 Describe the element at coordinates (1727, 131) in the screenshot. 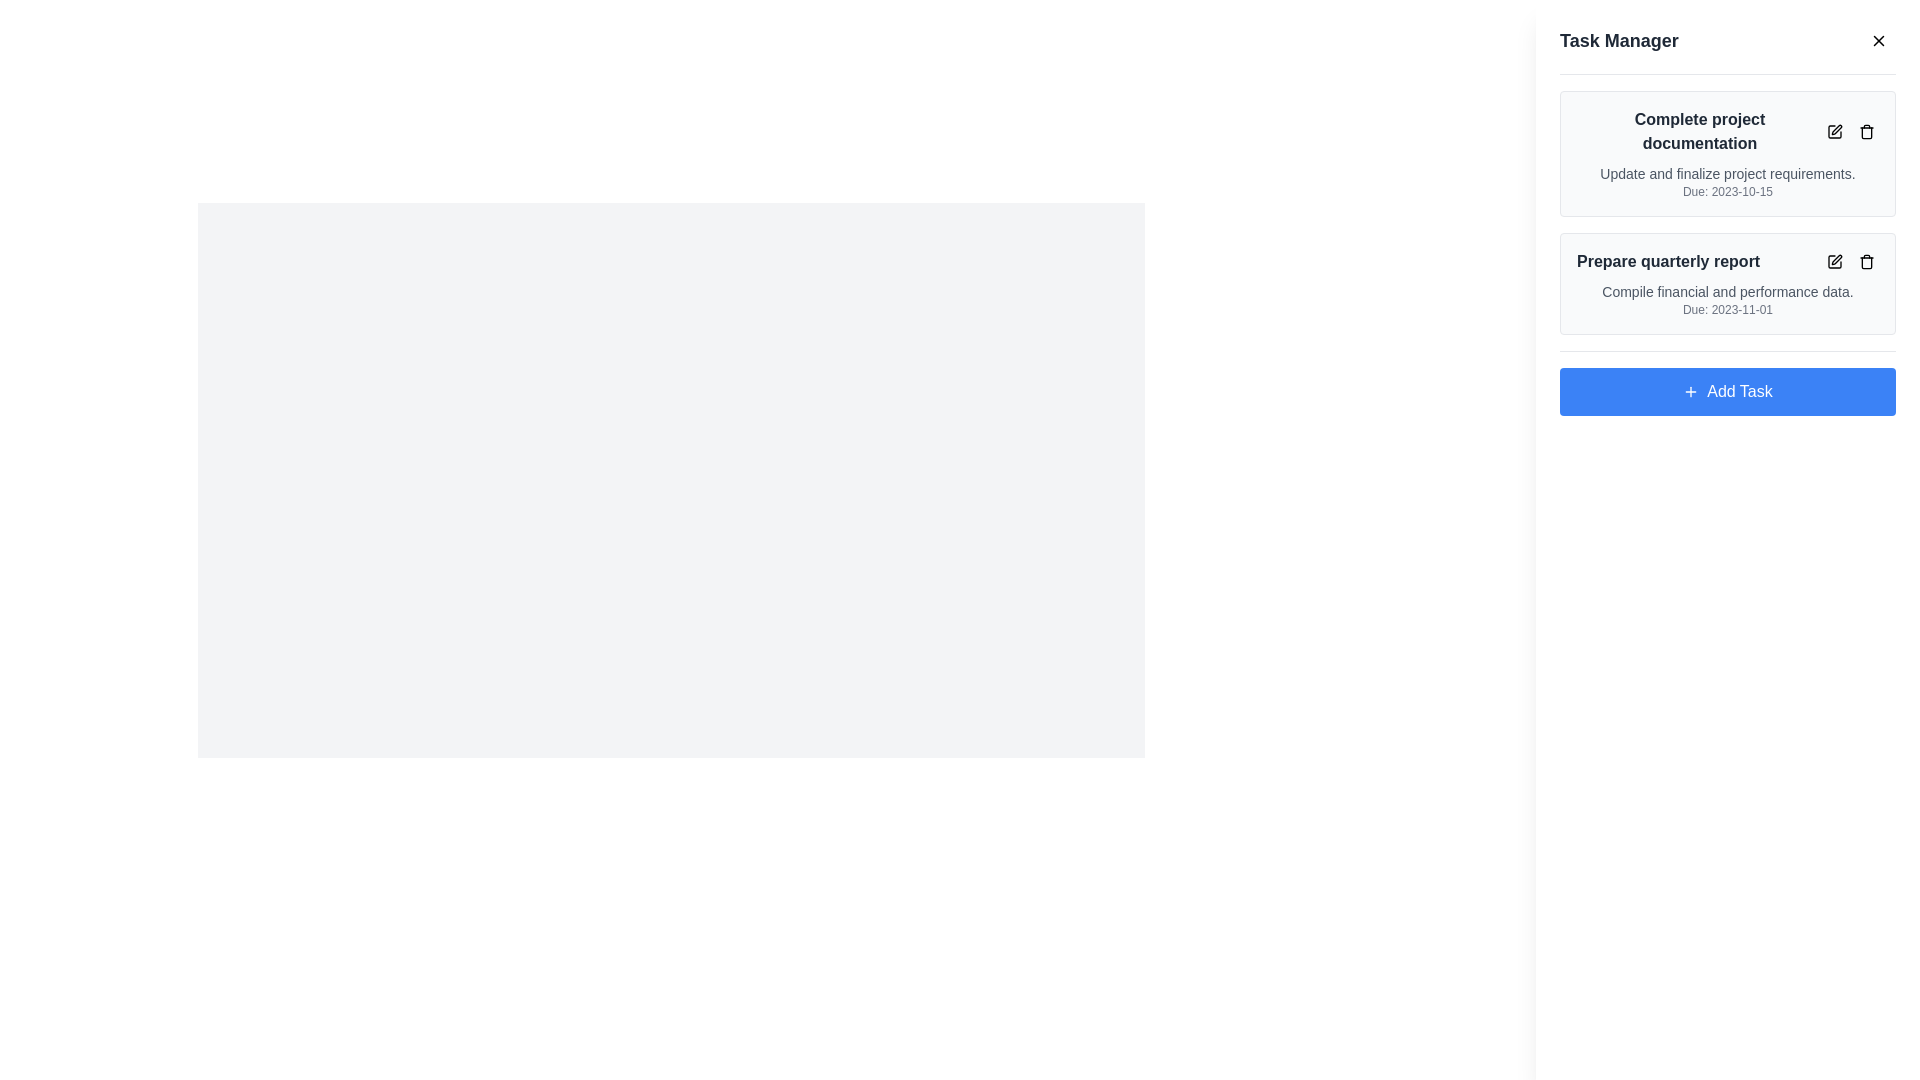

I see `the text label that reads 'Complete project documentation', styled in bold font, located in the first card of the task list in the 'Task Manager' panel` at that location.